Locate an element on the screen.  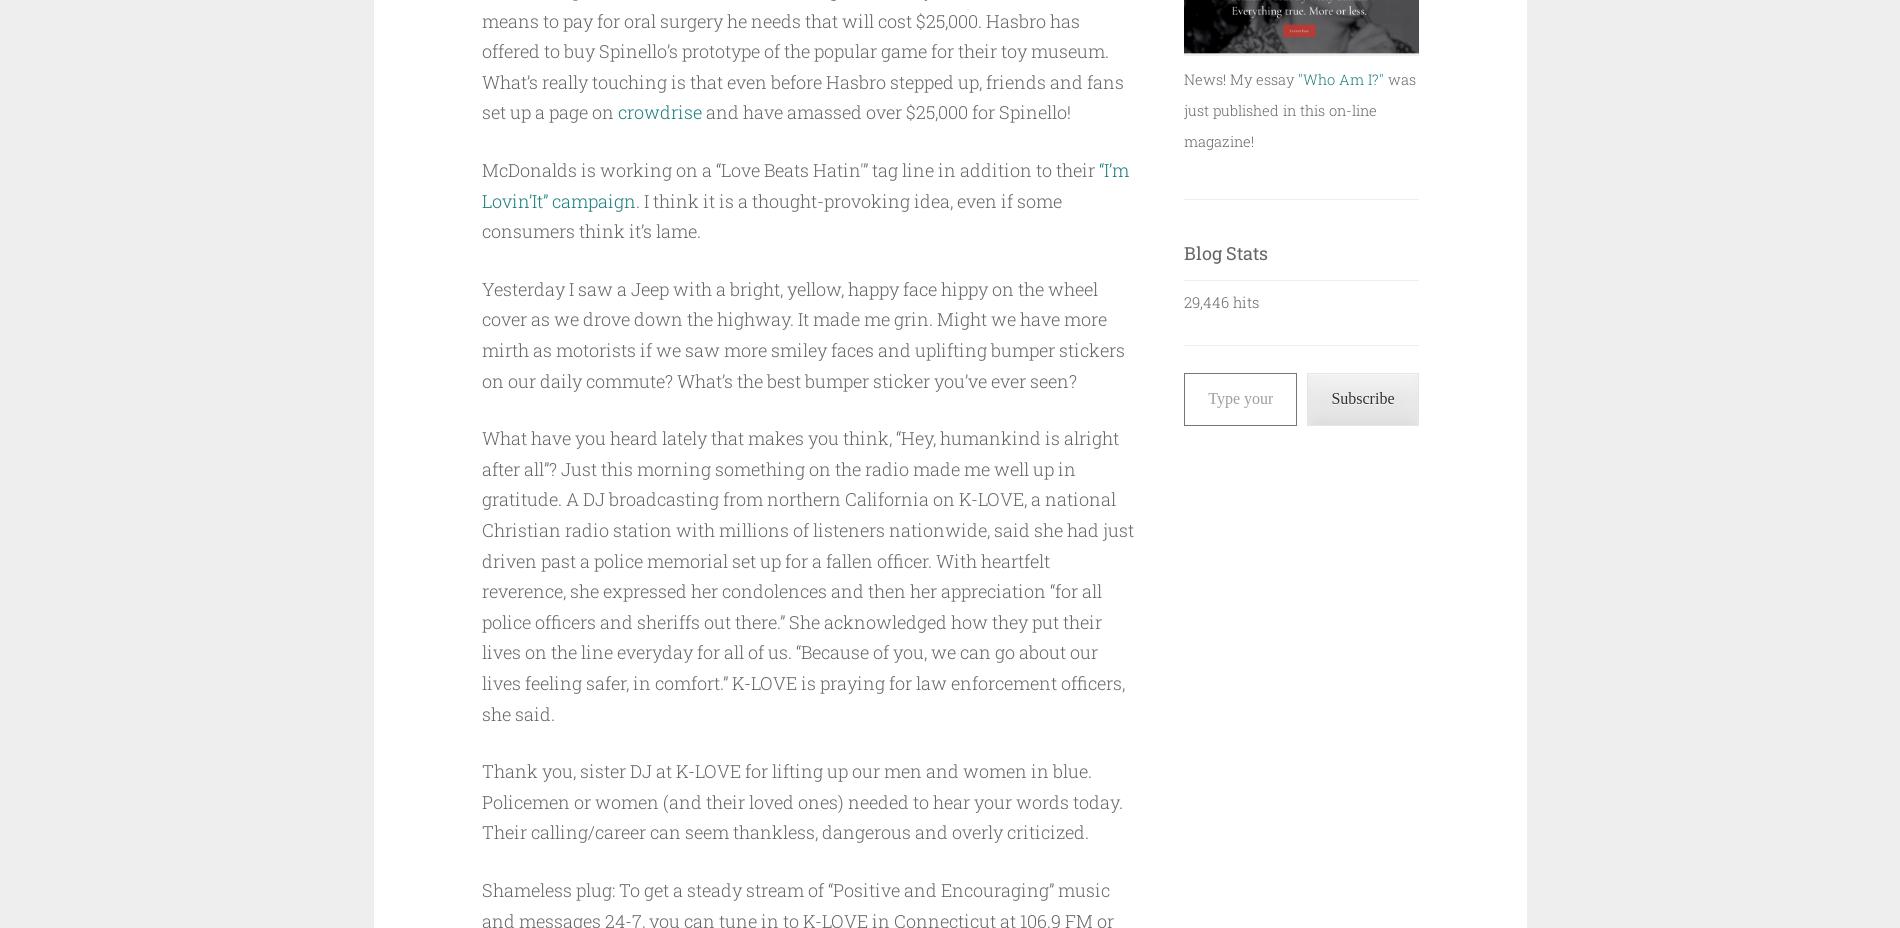
'. I think it is a thought-provoking idea, even if some consumers think it’s lame.' is located at coordinates (770, 215).